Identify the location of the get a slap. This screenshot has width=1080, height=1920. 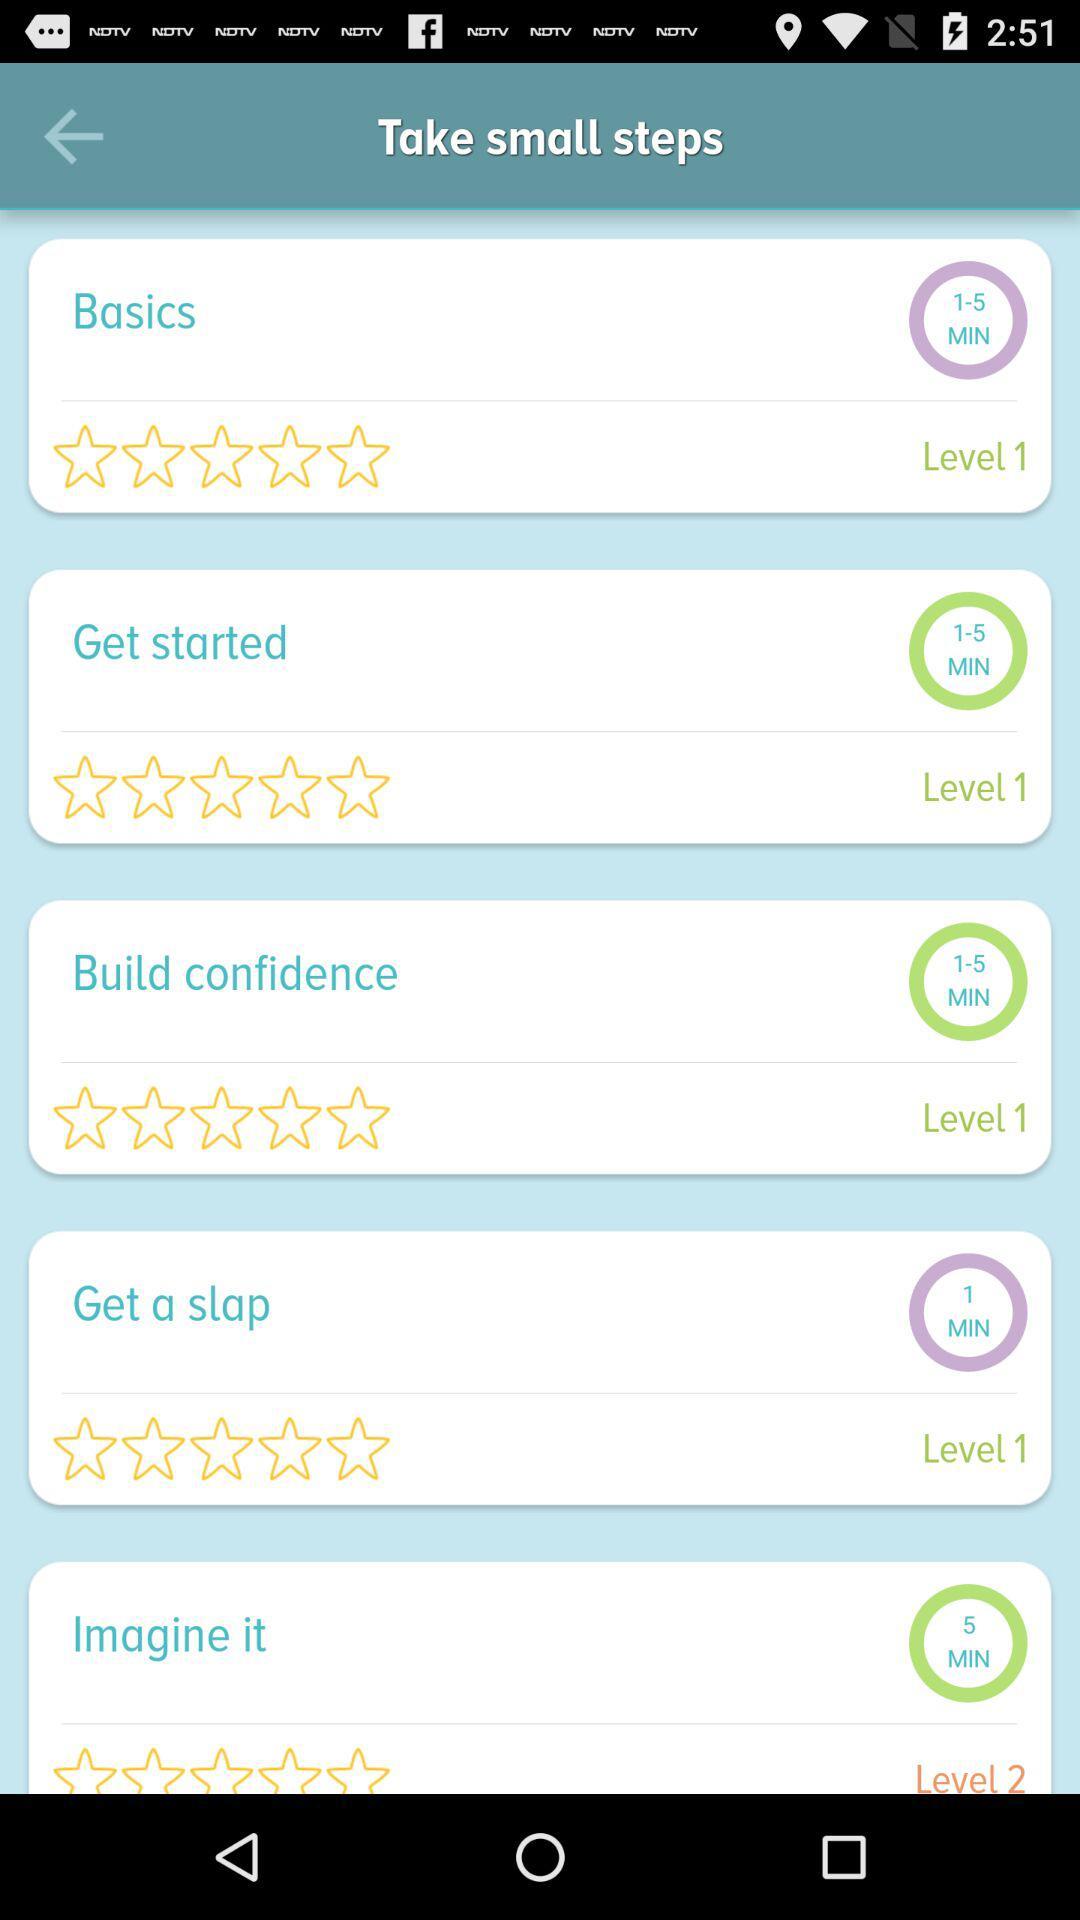
(479, 1302).